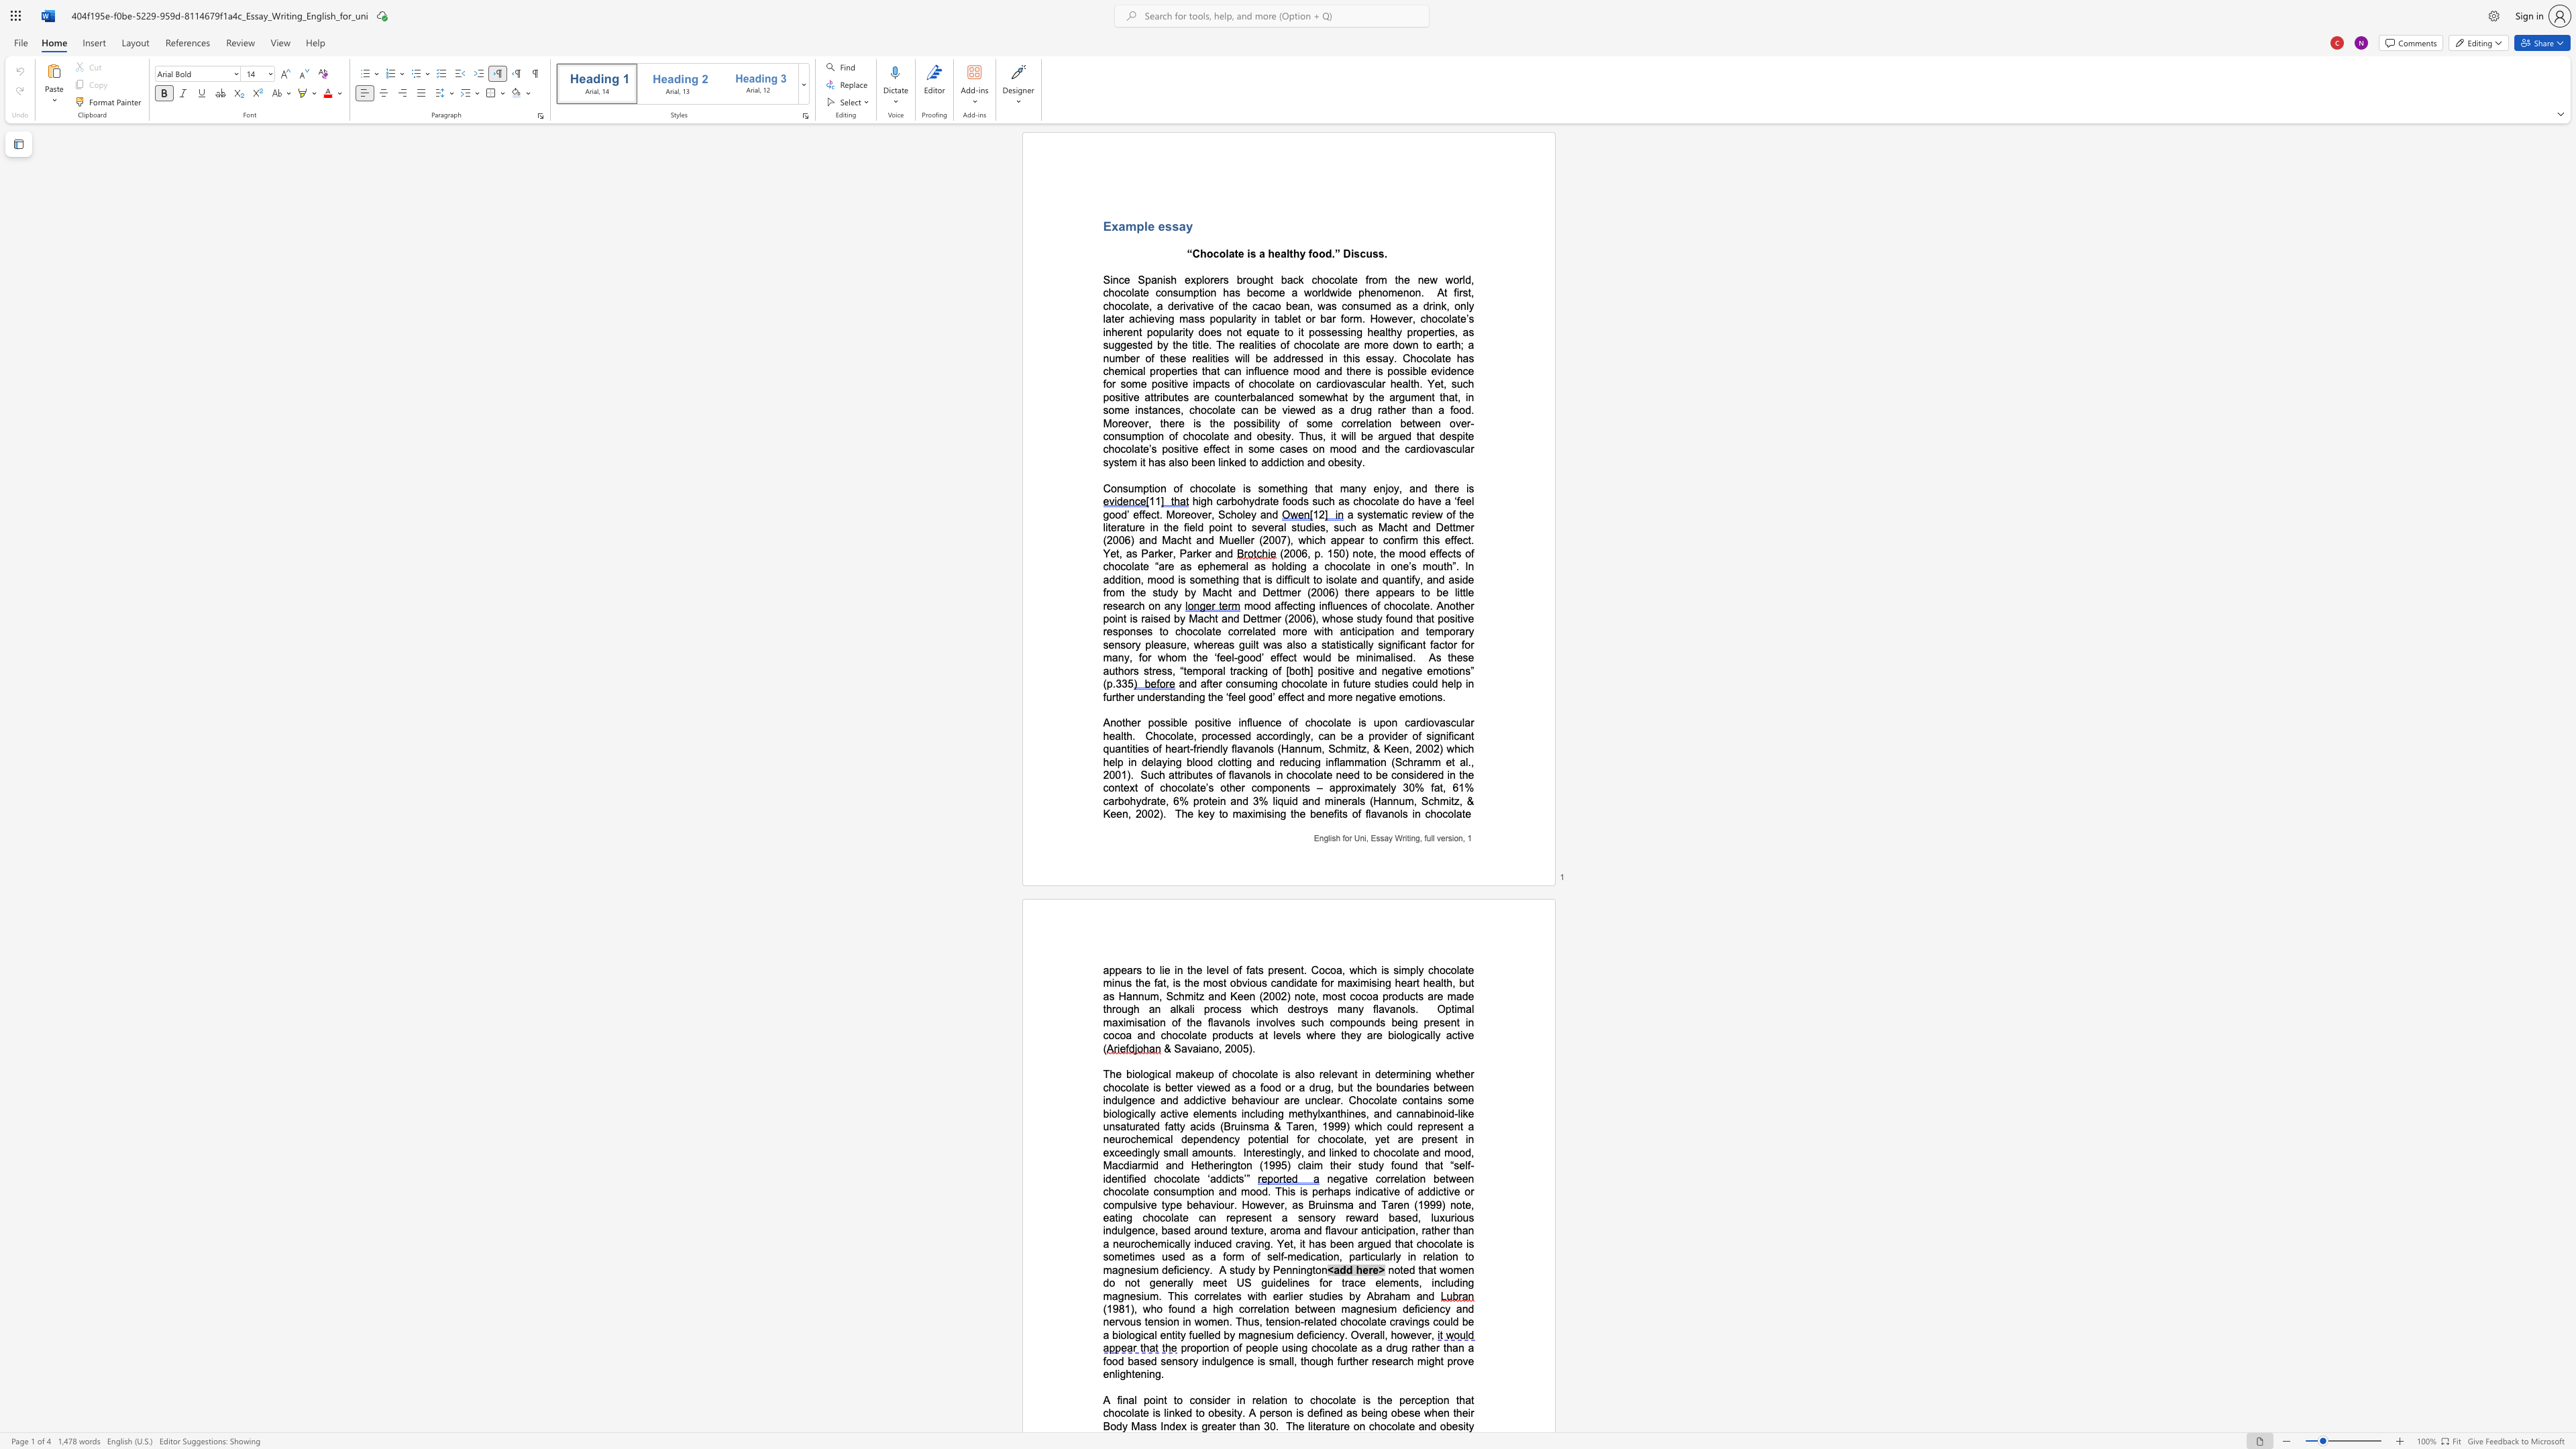  I want to click on the subset text "besity. A person is defined as being ob" within the text "that chocolate is linked to obesity. A person is defined as being obese when their Body Mass Index is greater than 30", so click(1214, 1412).